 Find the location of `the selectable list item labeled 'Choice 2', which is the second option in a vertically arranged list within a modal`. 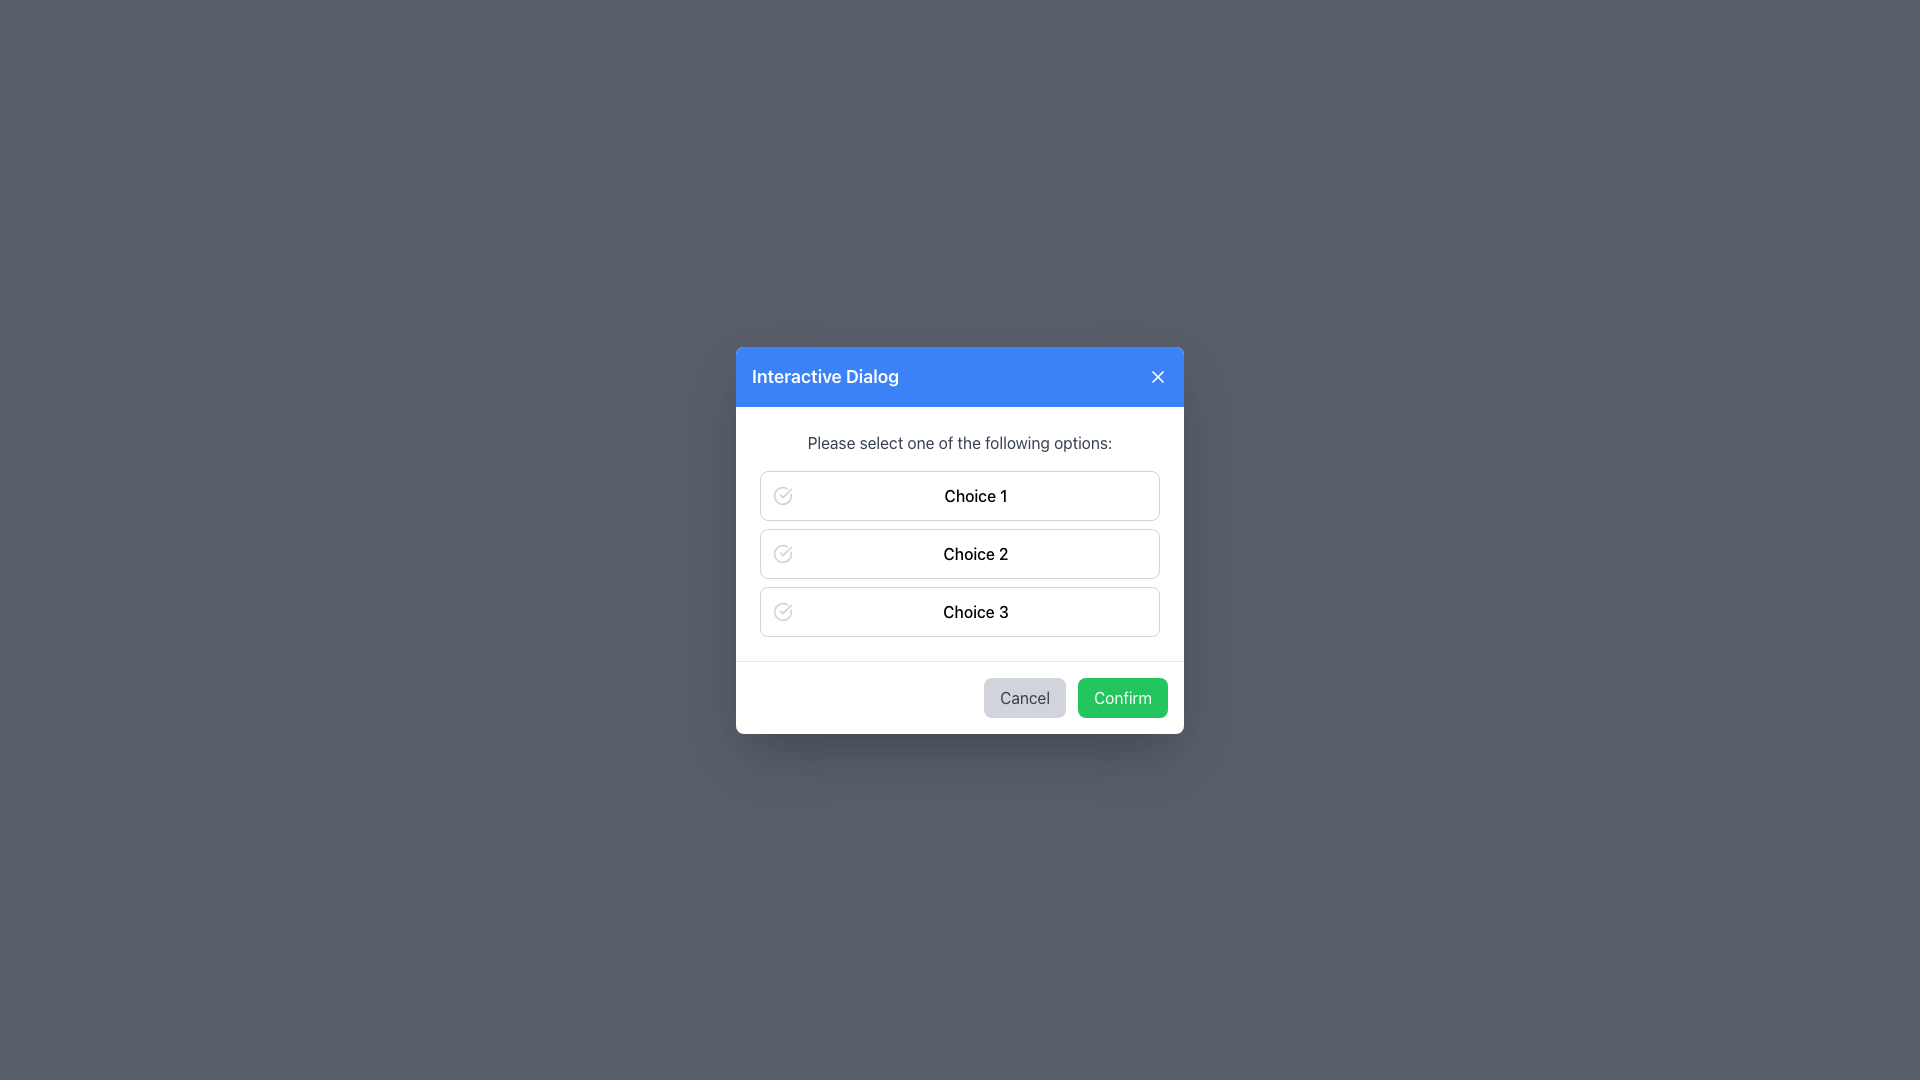

the selectable list item labeled 'Choice 2', which is the second option in a vertically arranged list within a modal is located at coordinates (960, 553).